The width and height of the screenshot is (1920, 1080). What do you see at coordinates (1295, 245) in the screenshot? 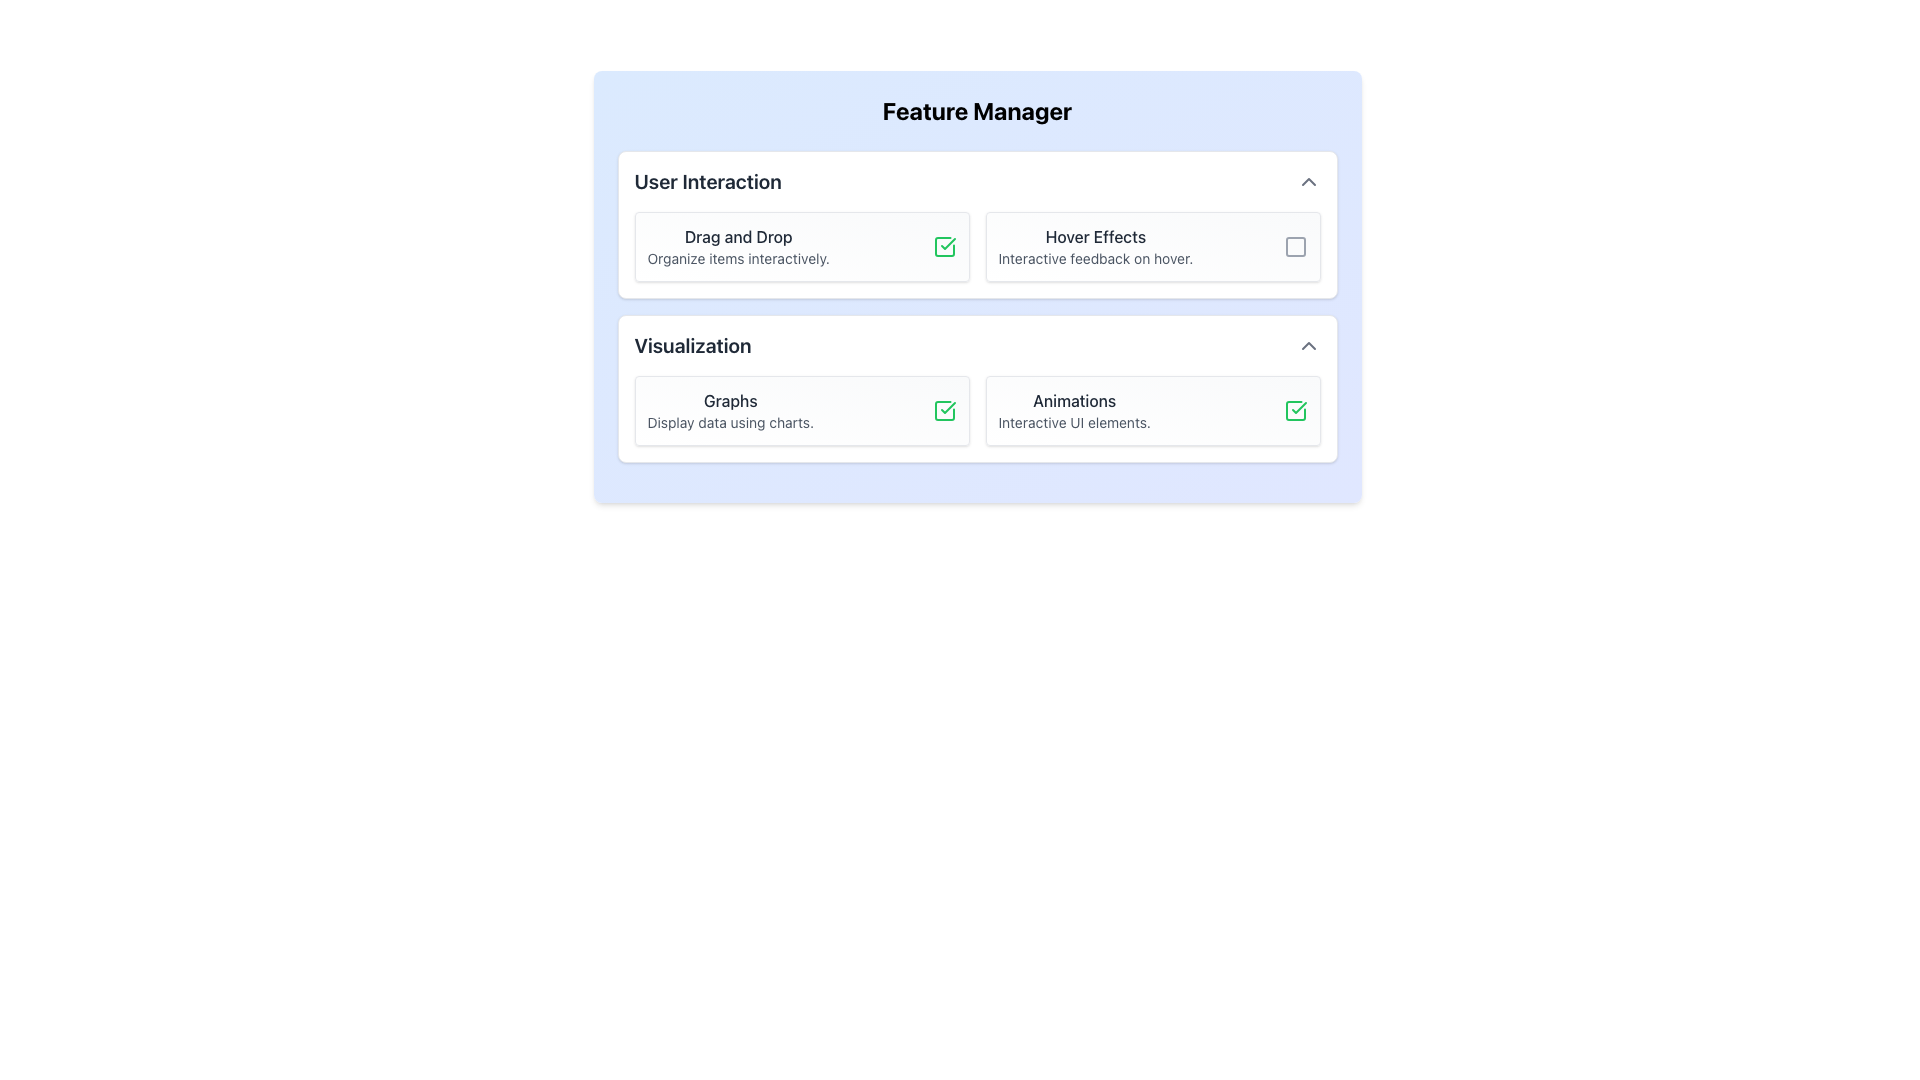
I see `the square-shaped icon with a rounded stroke and muted gray color located to the far-right side of the second item in the 'User Interaction' section, adjacent to the 'Hover Effects' label` at bounding box center [1295, 245].